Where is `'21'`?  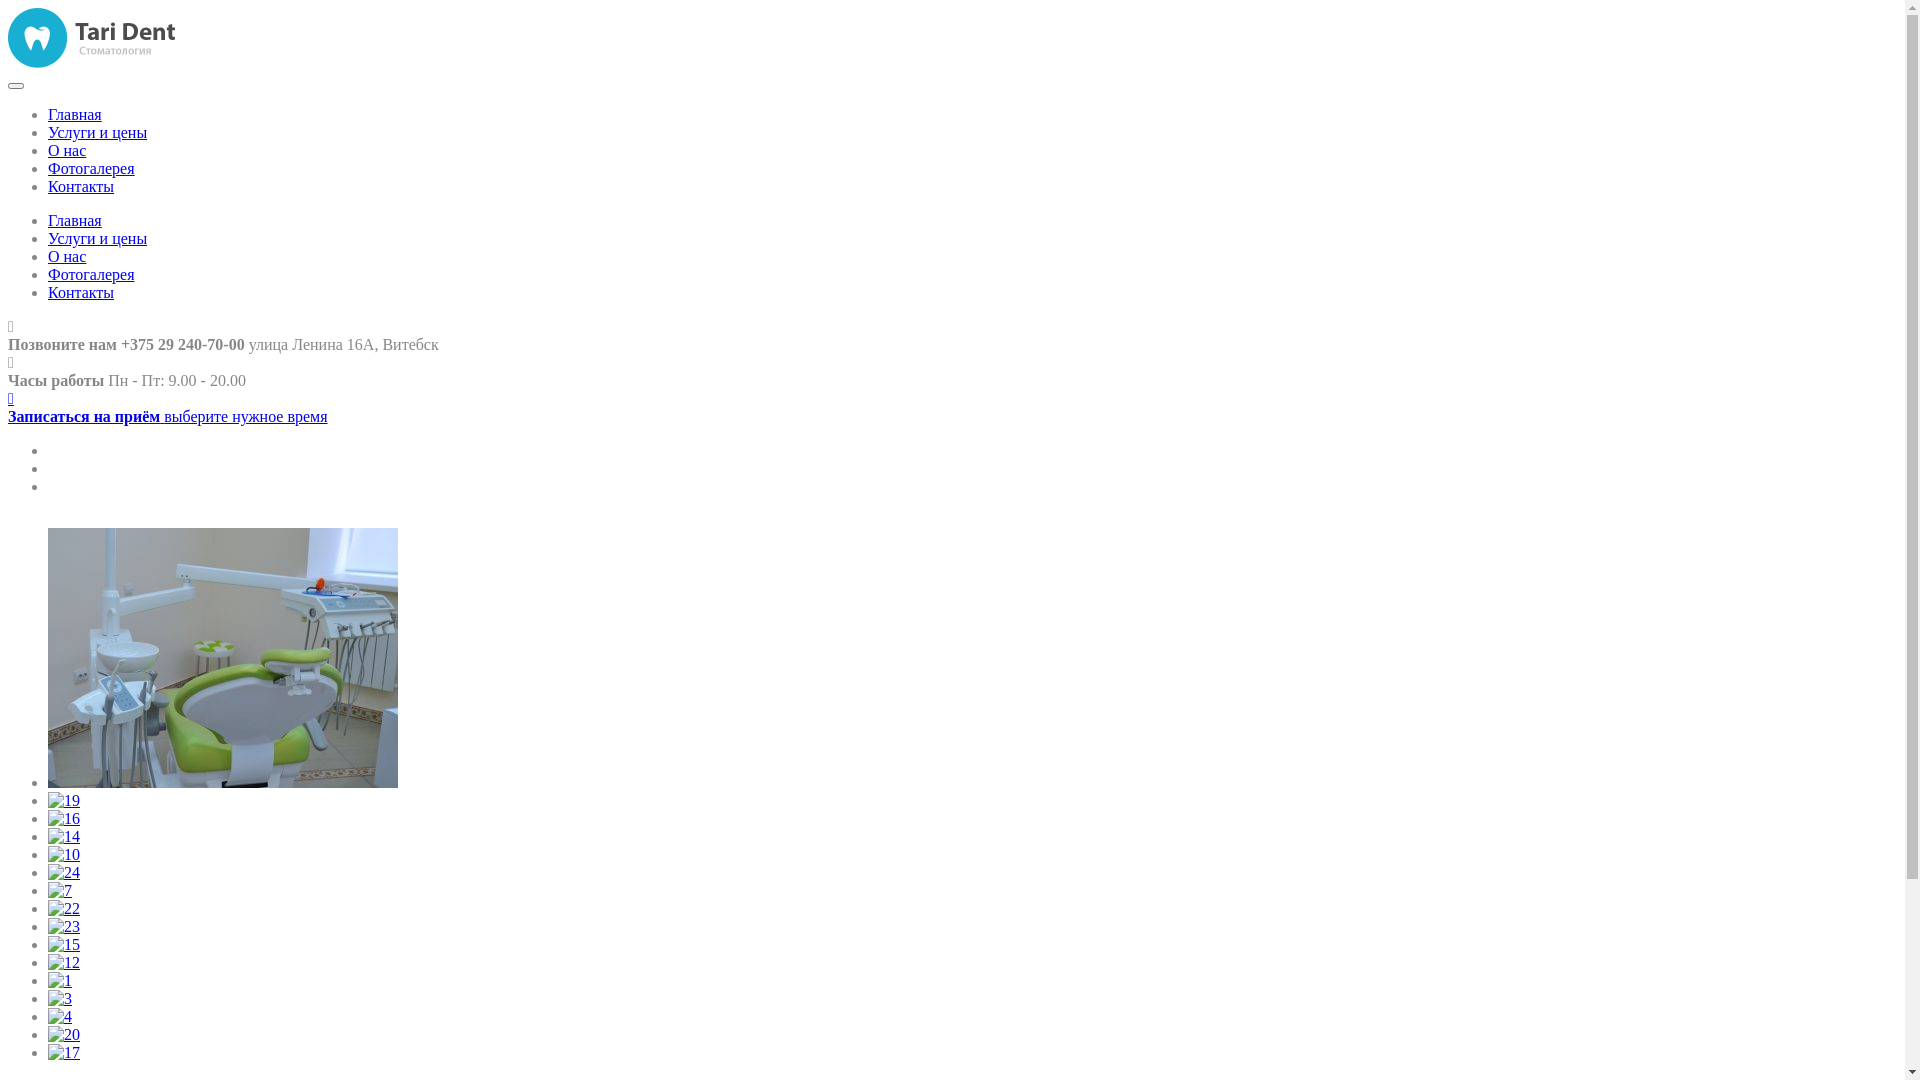
'21' is located at coordinates (222, 658).